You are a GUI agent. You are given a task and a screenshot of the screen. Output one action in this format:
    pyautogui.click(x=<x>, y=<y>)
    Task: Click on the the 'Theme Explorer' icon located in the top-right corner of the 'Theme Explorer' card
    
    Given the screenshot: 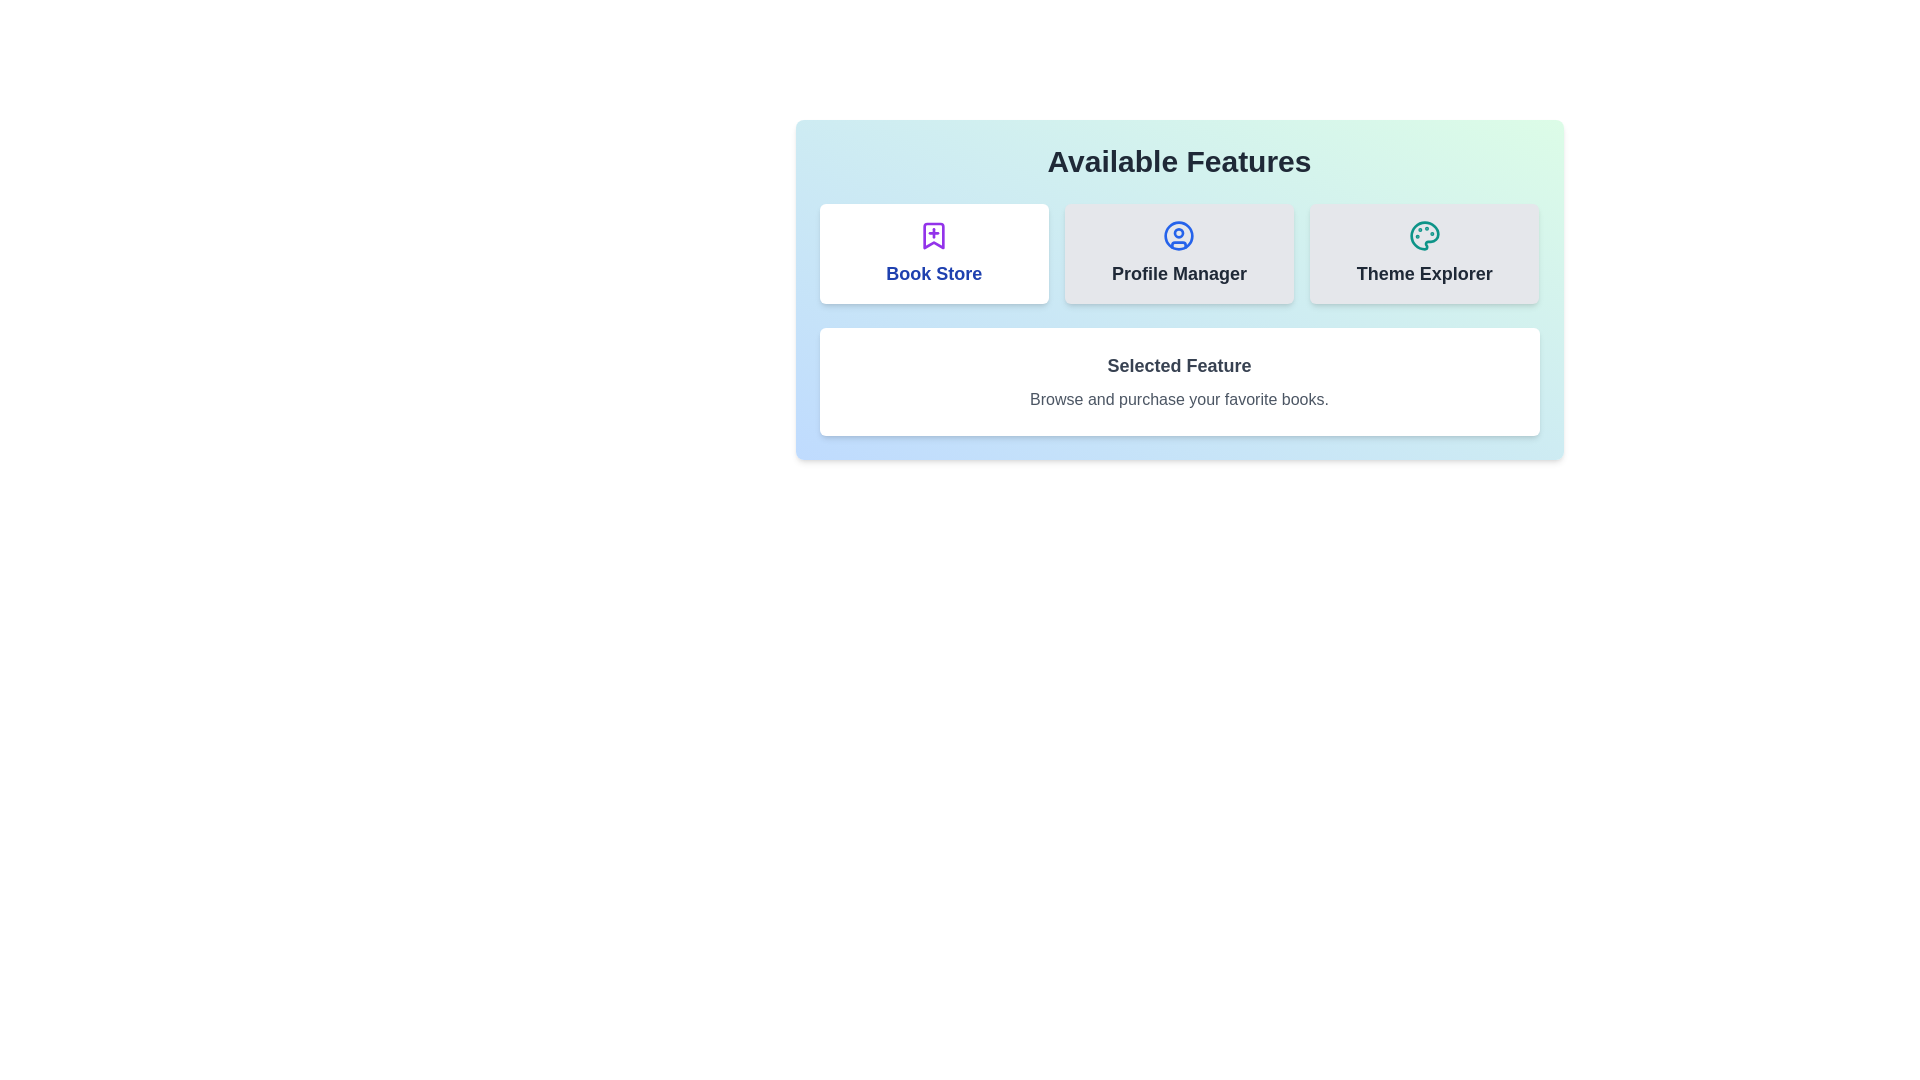 What is the action you would take?
    pyautogui.click(x=1423, y=234)
    